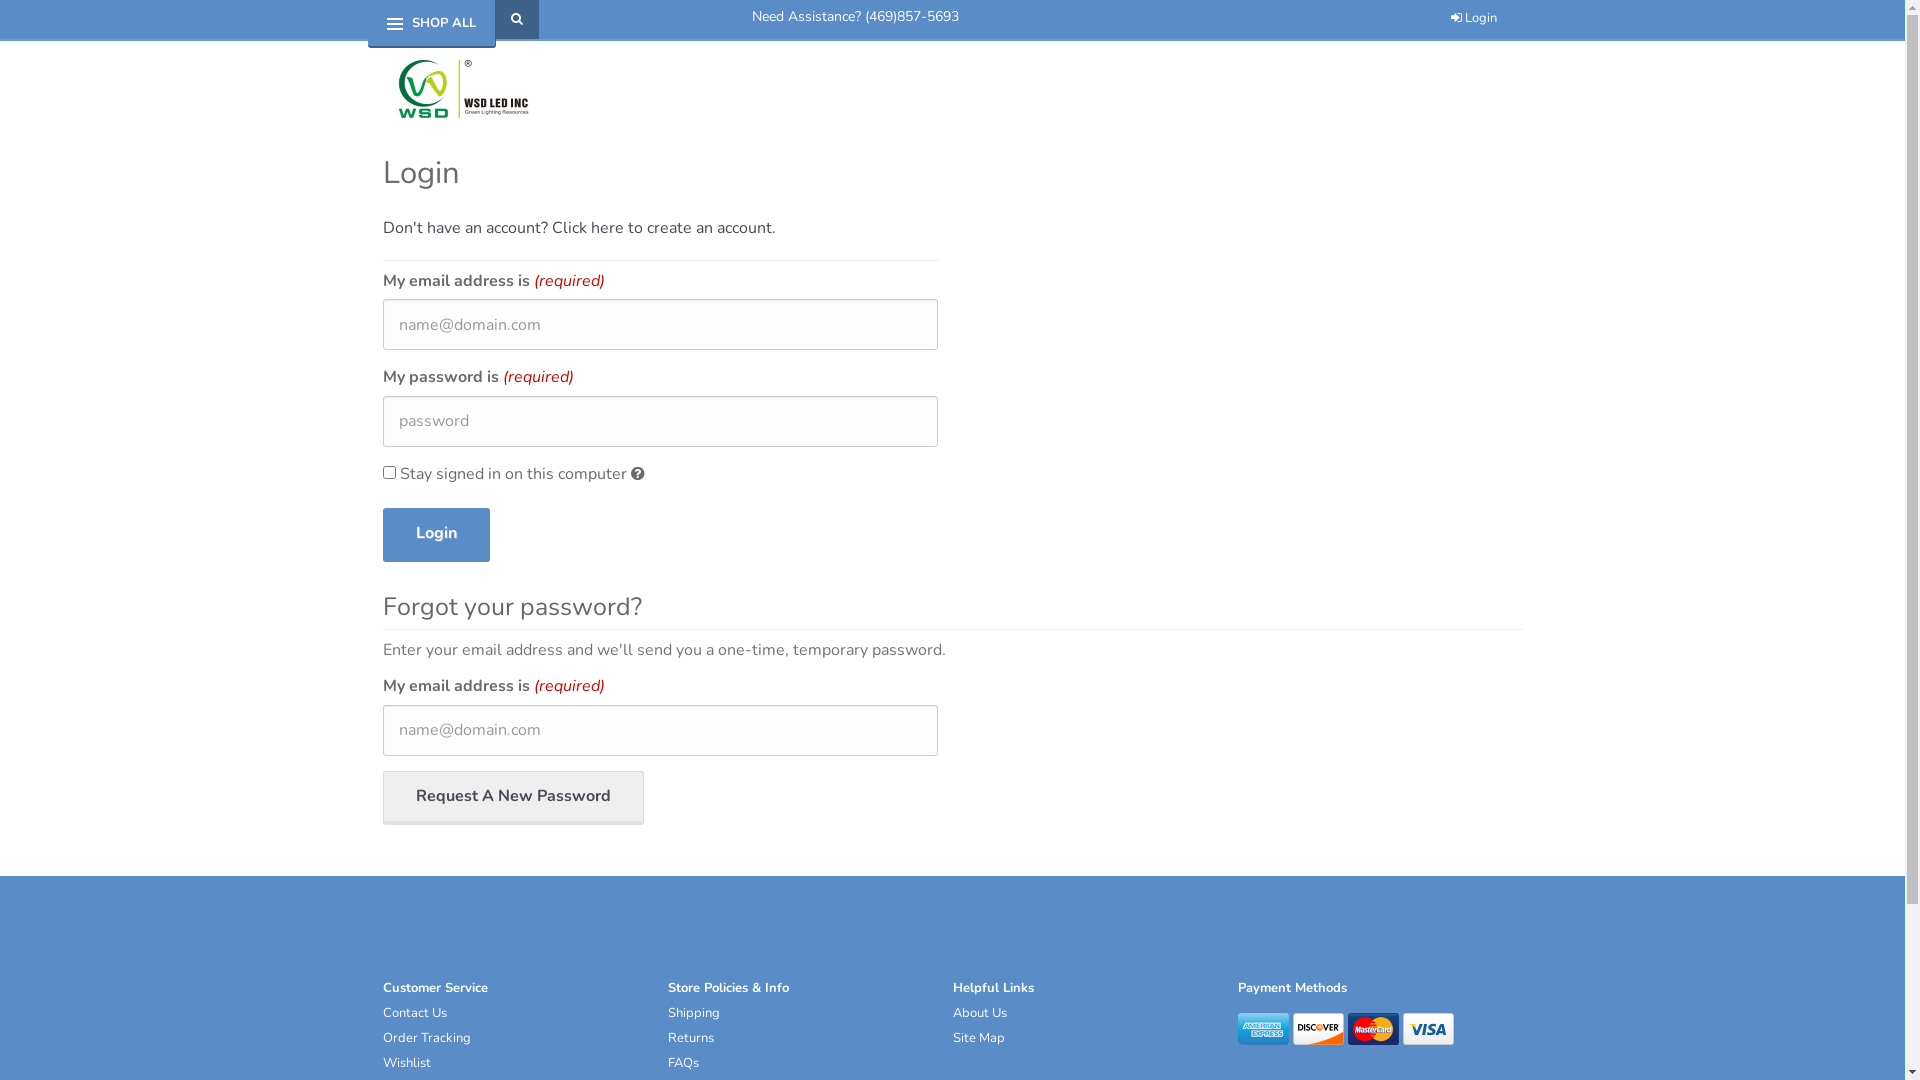  What do you see at coordinates (667, 1013) in the screenshot?
I see `'Shipping'` at bounding box center [667, 1013].